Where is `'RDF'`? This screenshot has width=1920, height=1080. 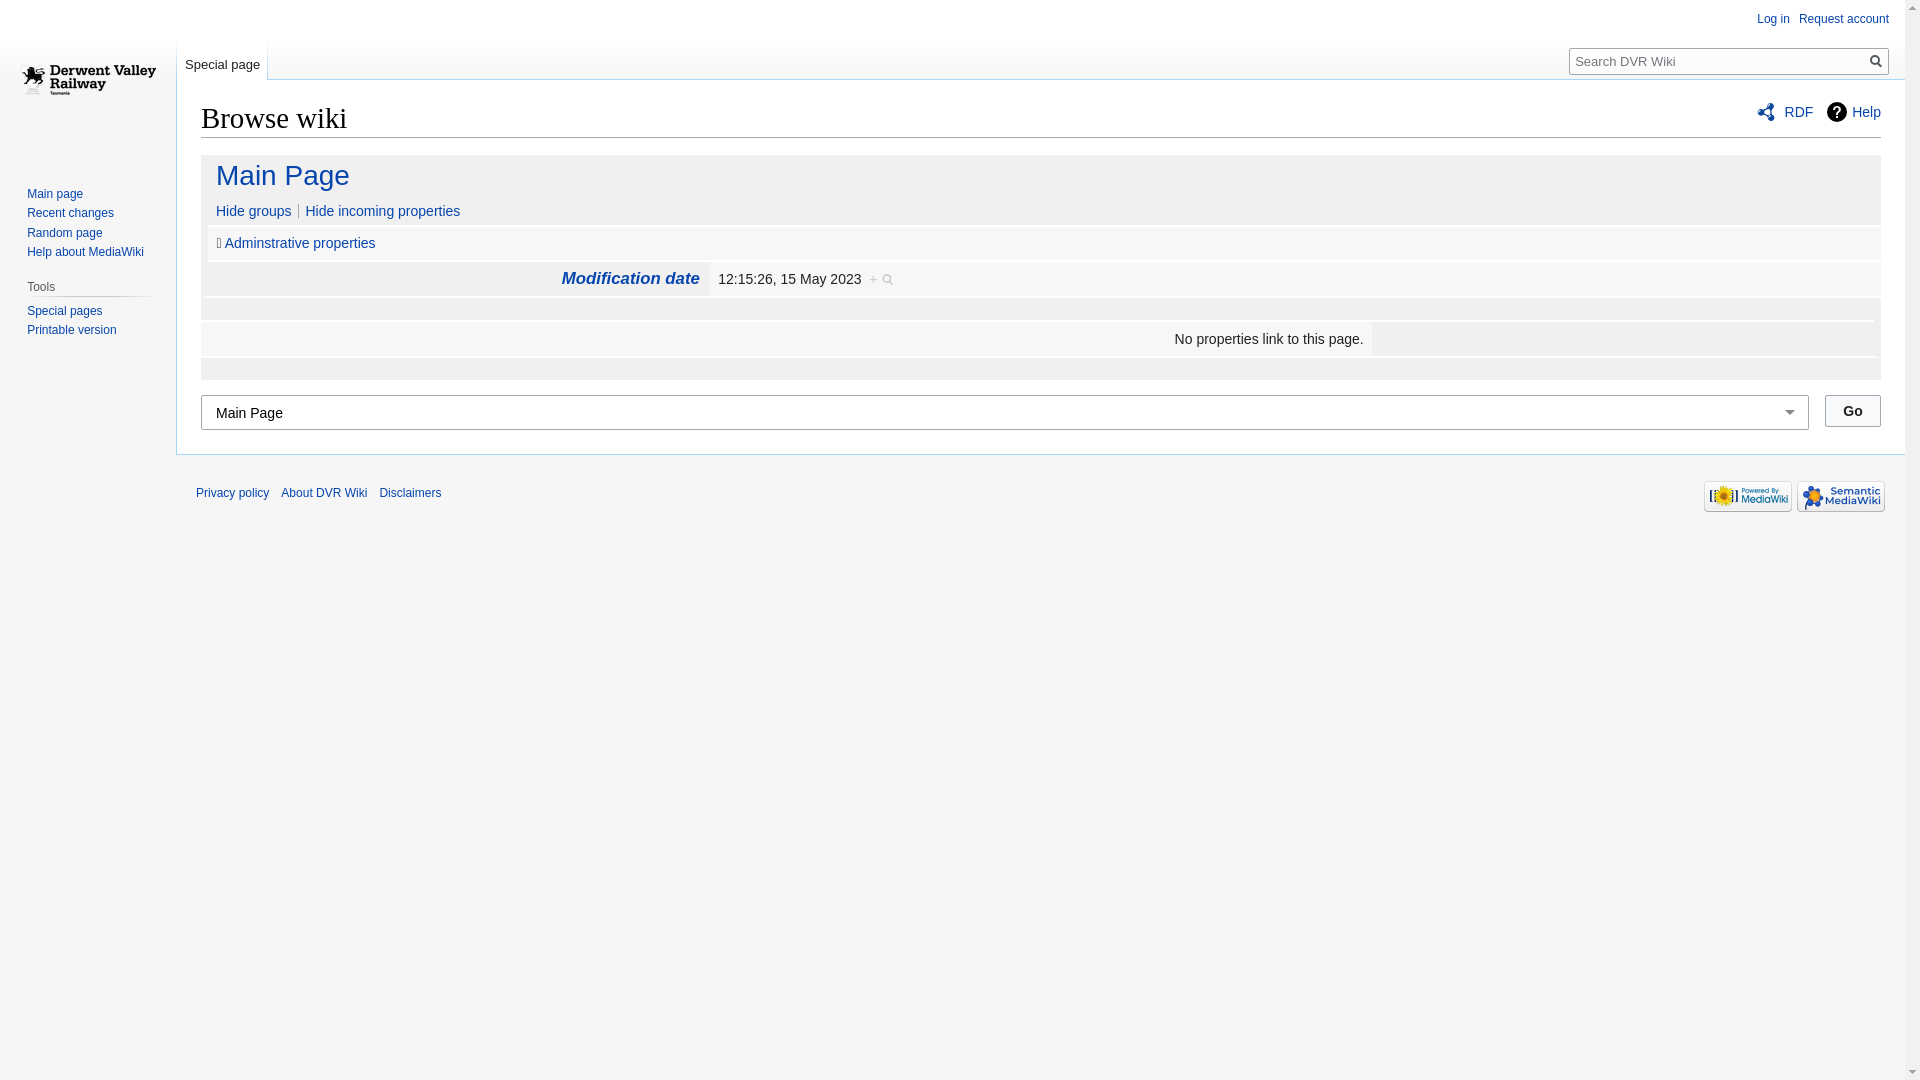 'RDF' is located at coordinates (1755, 111).